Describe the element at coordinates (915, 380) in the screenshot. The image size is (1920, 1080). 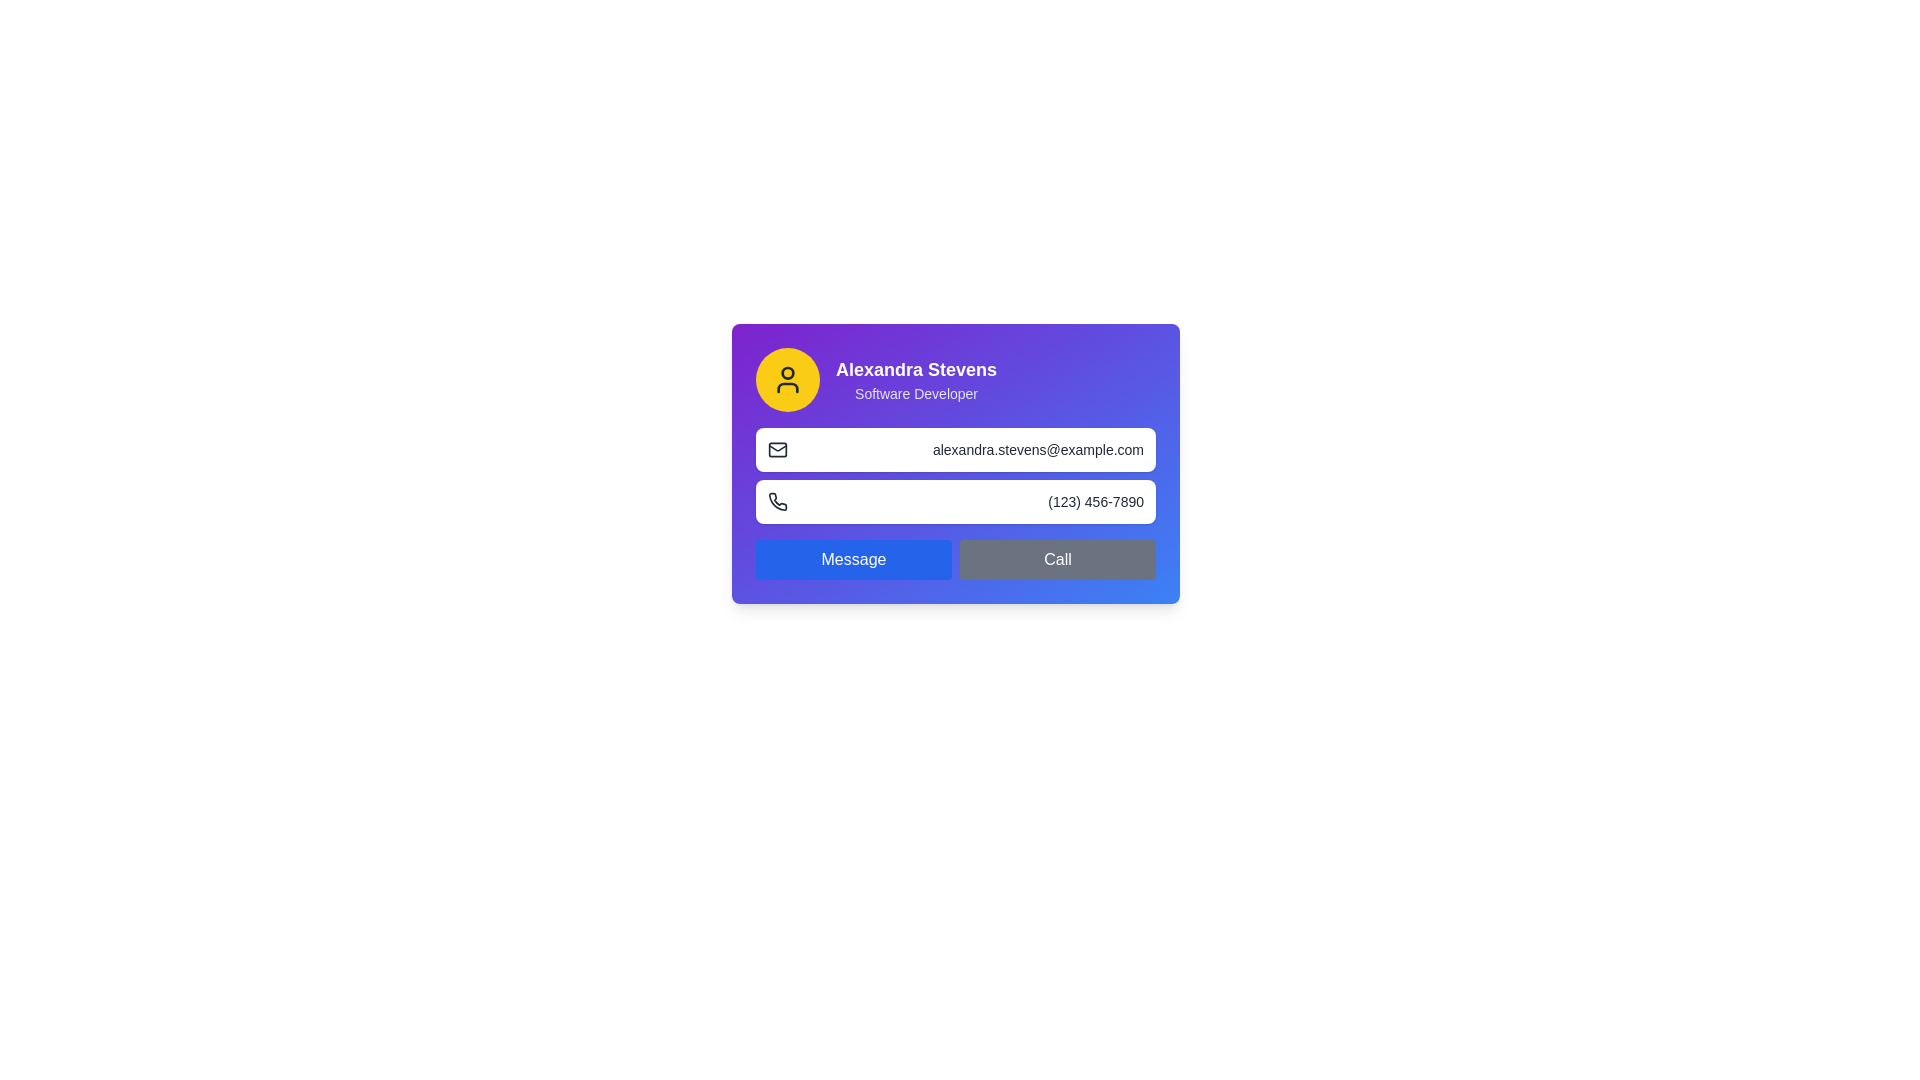
I see `the Combined Text Block that displays the user's name 'Alexandra Stevens' and their professional title 'Software Developer', located in the top portion of a purple rectangular card` at that location.